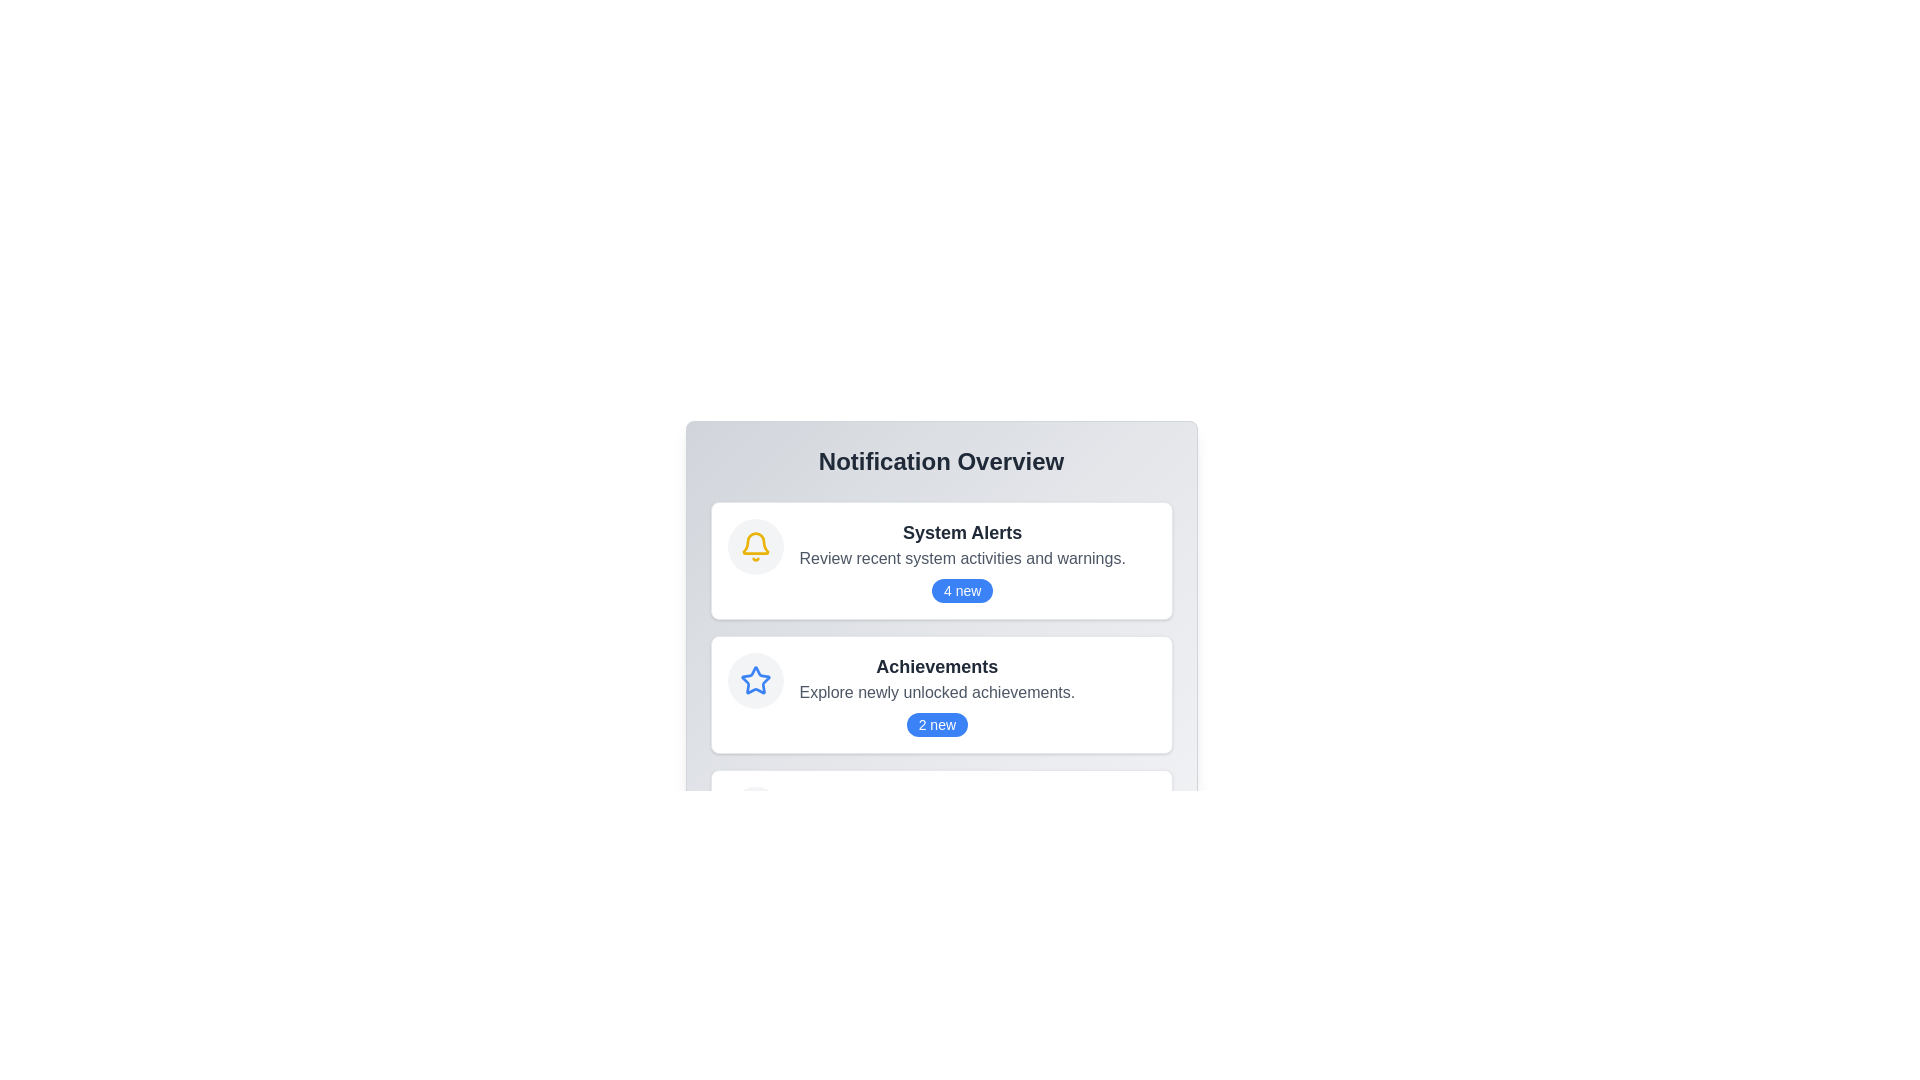 The width and height of the screenshot is (1920, 1080). I want to click on the bell-shaped notification icon with a yellow outline located in the top left corner of the 'System Alerts' section in the 'Notification Overview' interface, so click(754, 543).